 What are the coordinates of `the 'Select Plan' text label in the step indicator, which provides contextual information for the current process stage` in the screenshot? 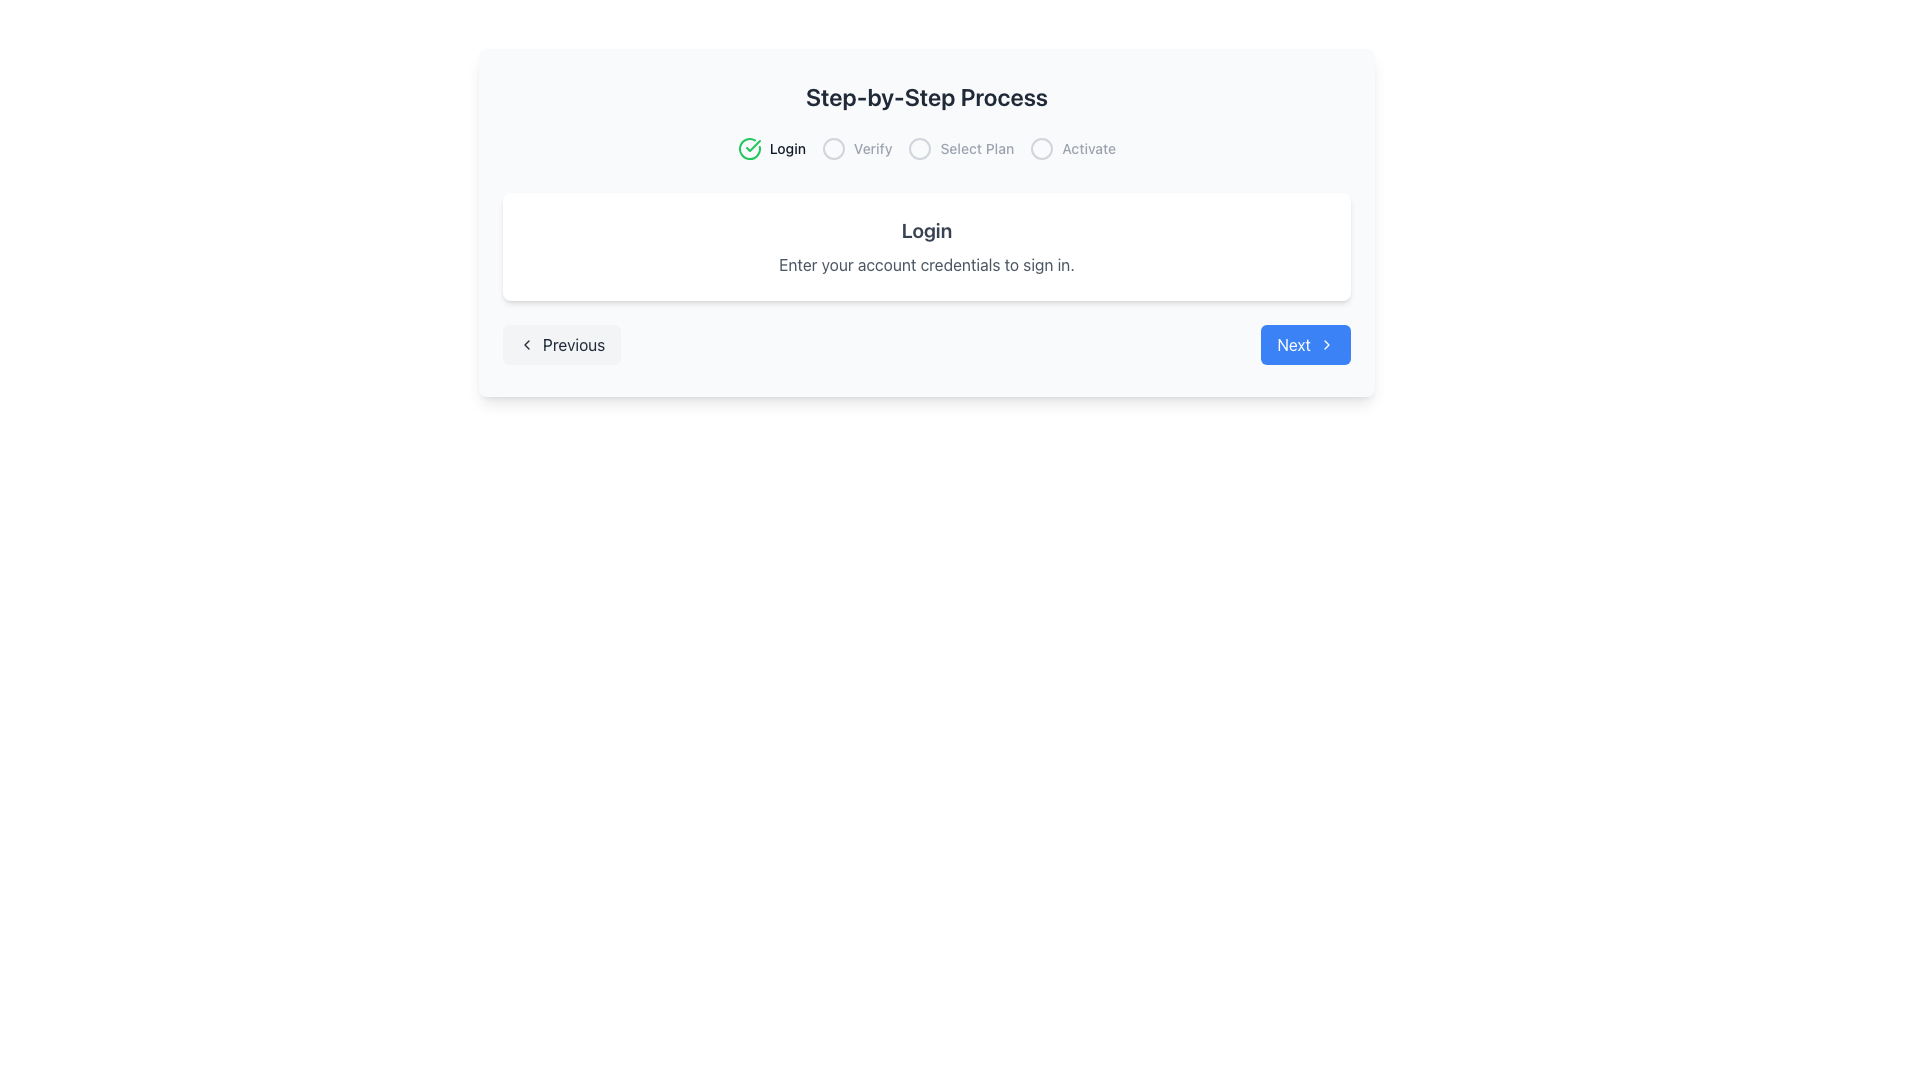 It's located at (977, 148).